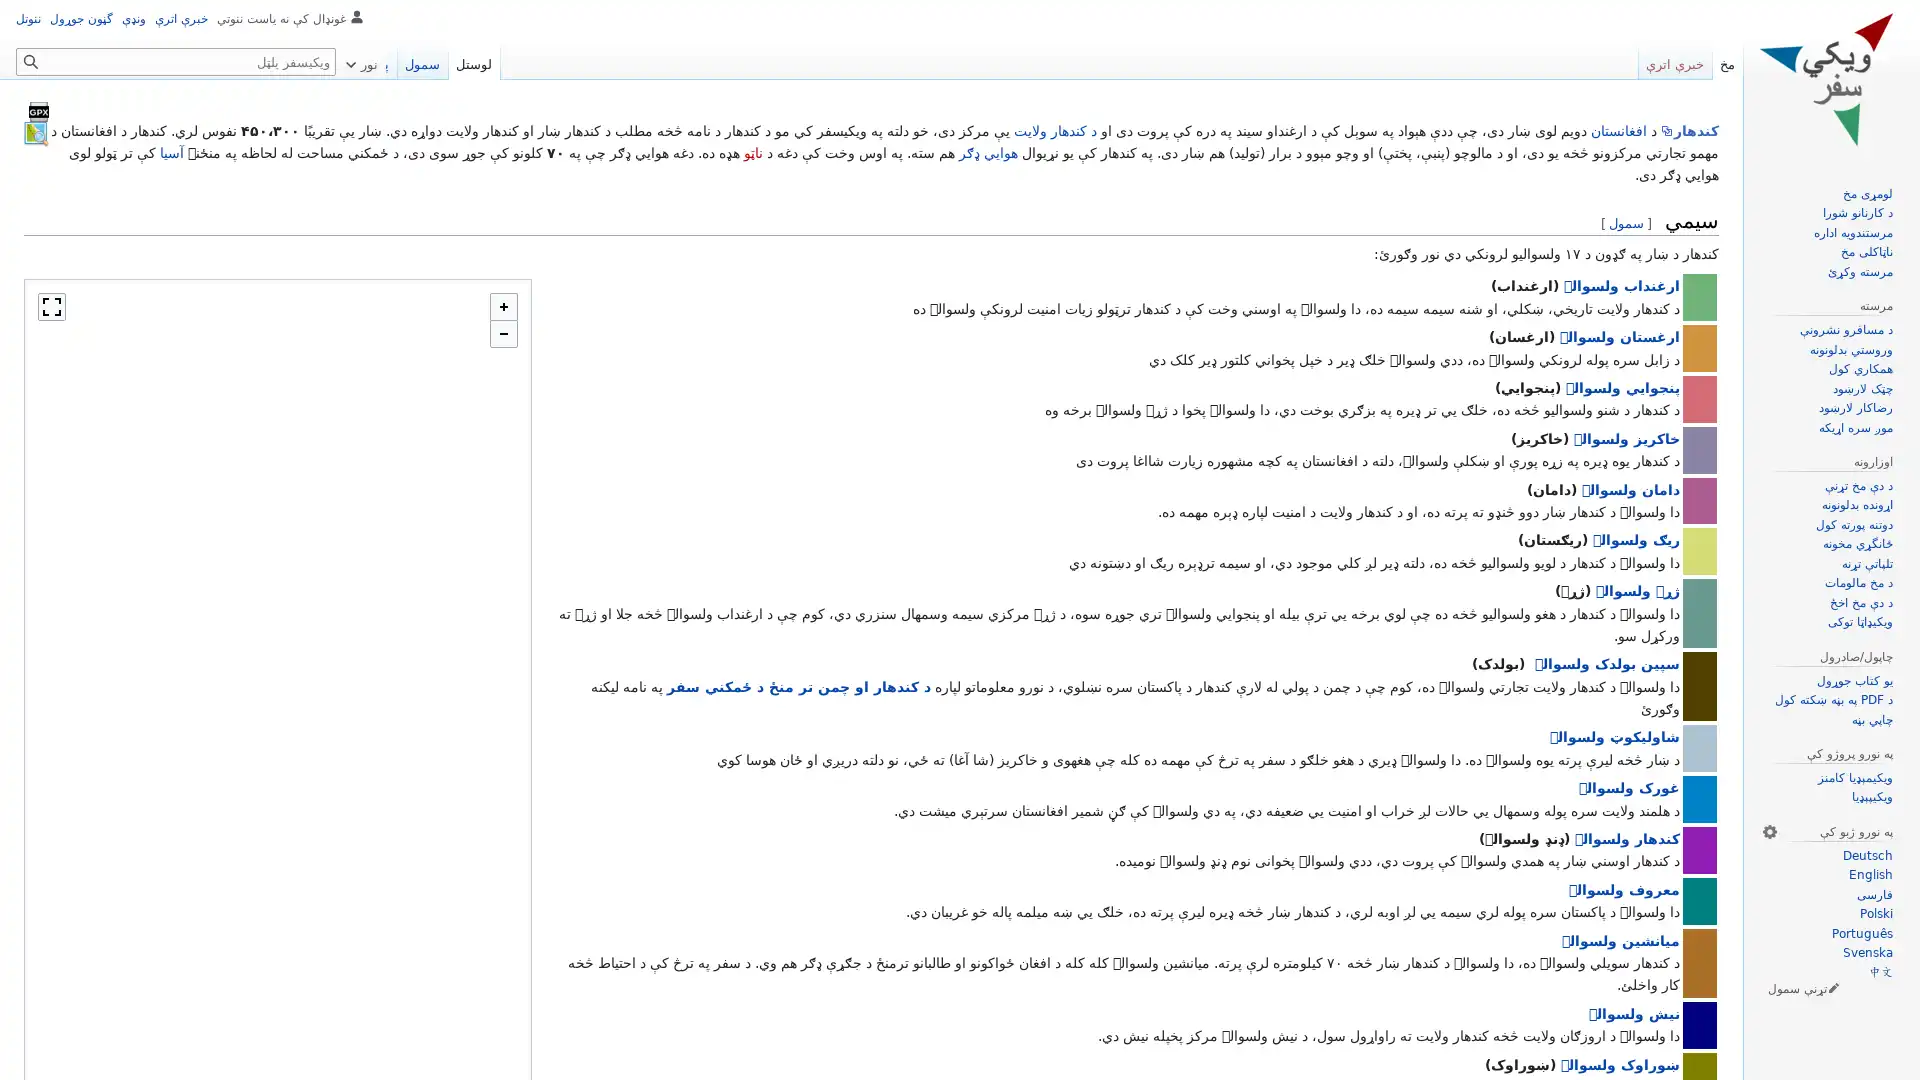 The width and height of the screenshot is (1920, 1080). I want to click on Zoom in, so click(504, 306).